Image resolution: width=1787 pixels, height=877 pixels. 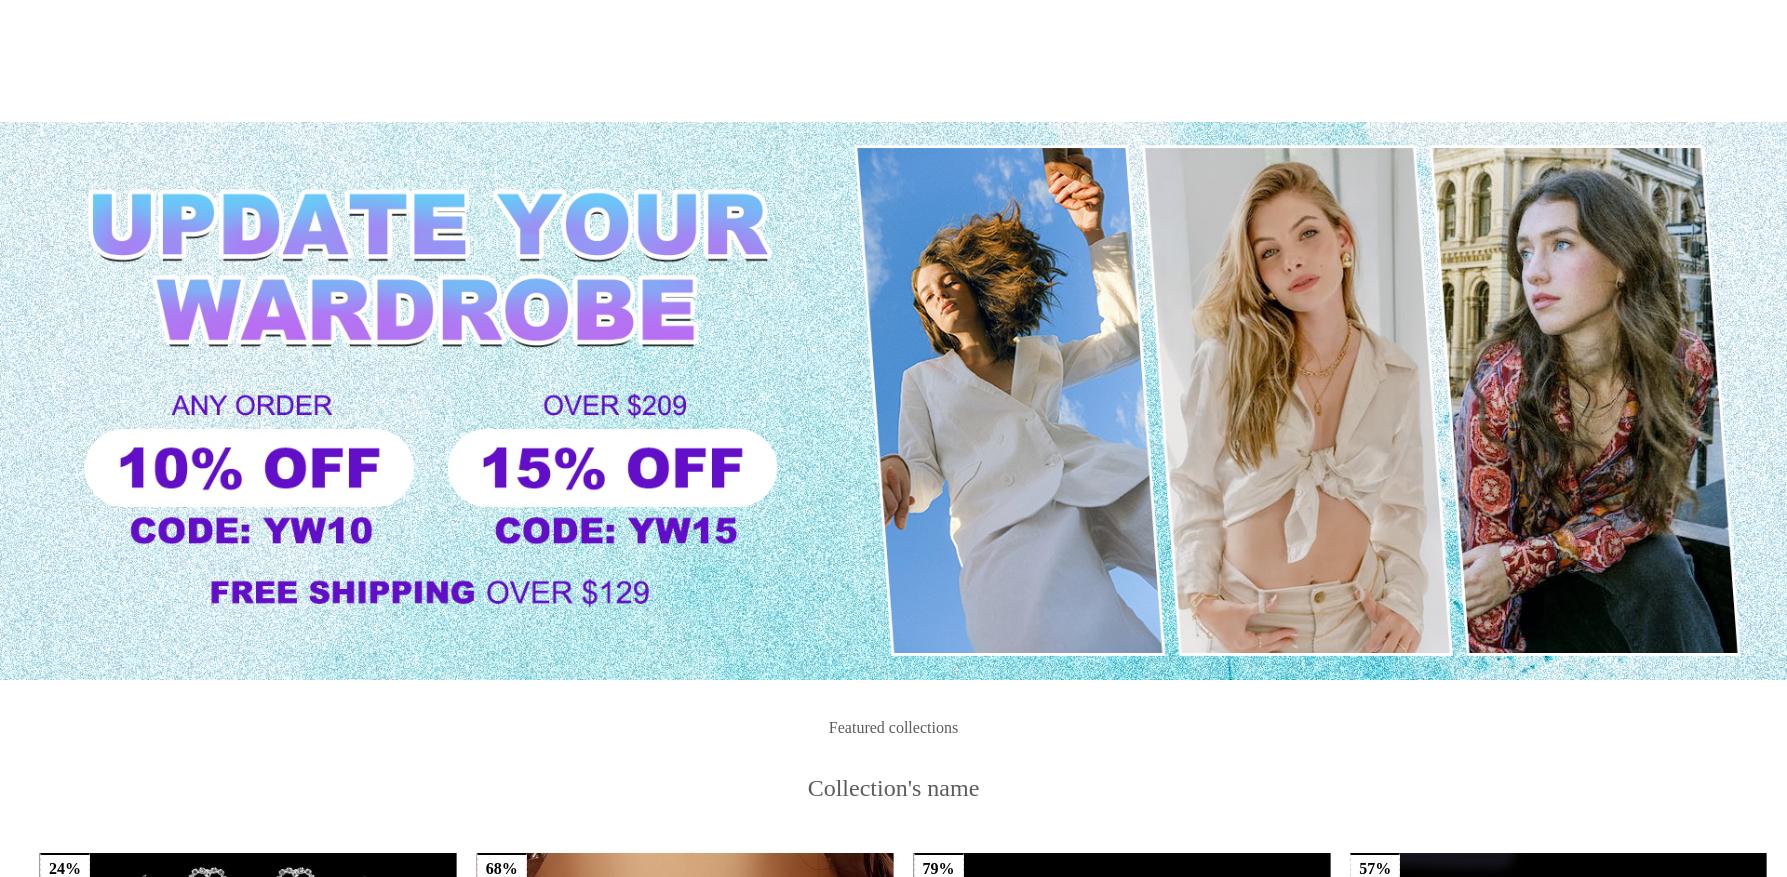 What do you see at coordinates (892, 367) in the screenshot?
I see `'Collection's name'` at bounding box center [892, 367].